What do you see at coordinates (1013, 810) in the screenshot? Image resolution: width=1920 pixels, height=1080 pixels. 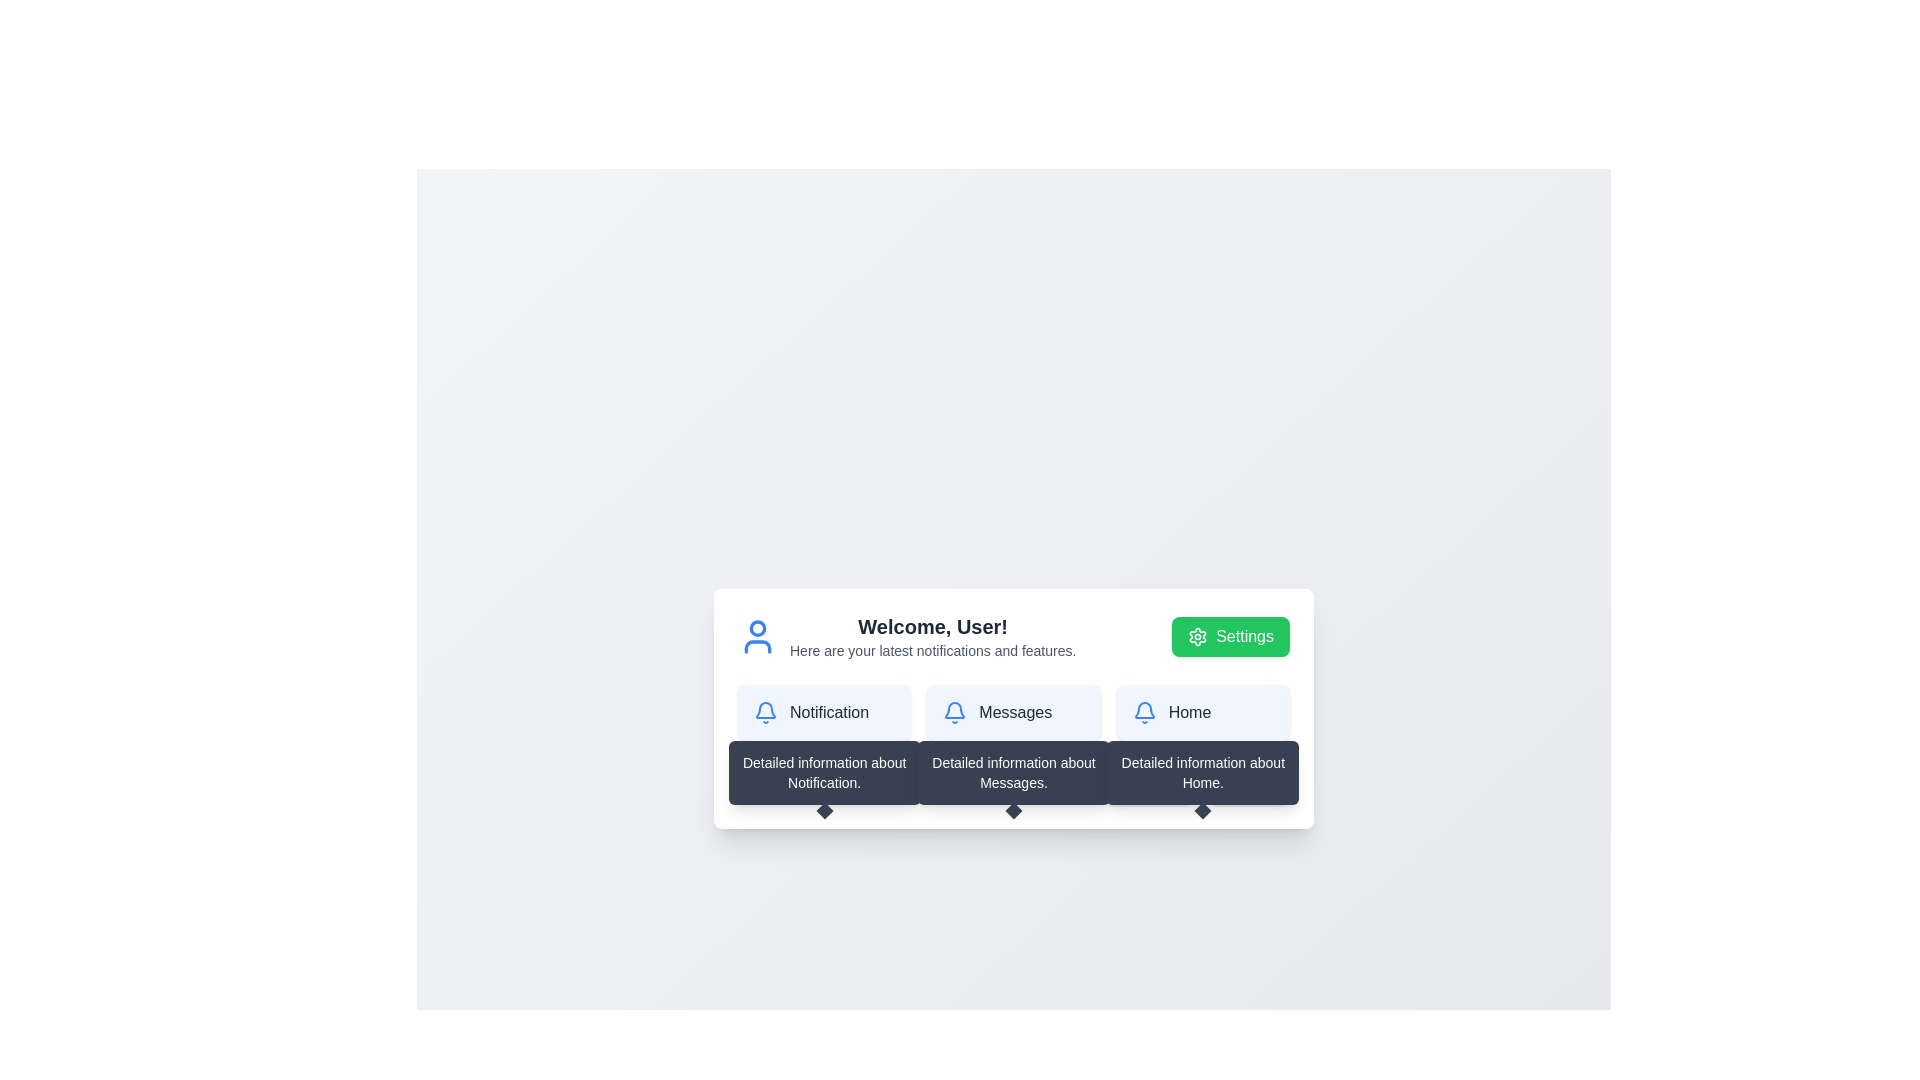 I see `the small, diamond-shaped dark gray icon located directly below the tooltip box containing the text 'Detailed information about Messages.'` at bounding box center [1013, 810].